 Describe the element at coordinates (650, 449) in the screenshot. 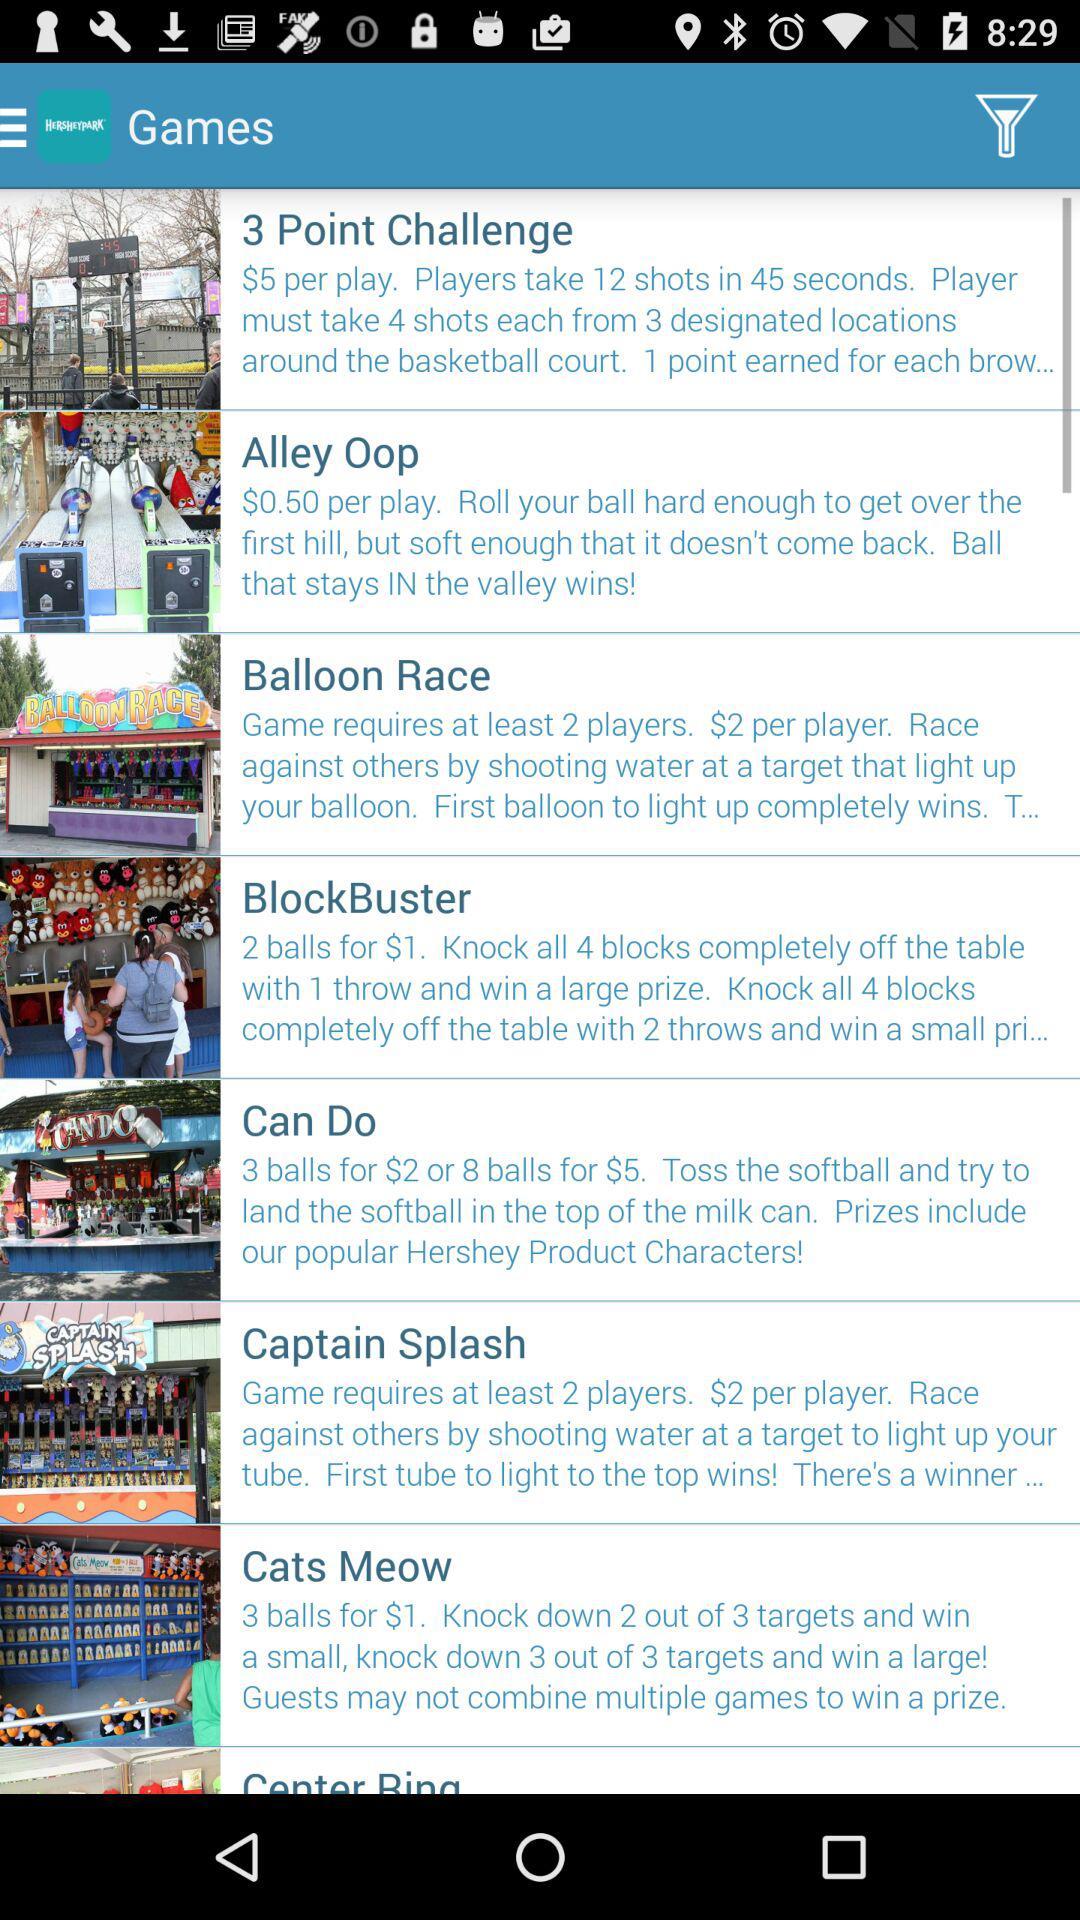

I see `the icon above 0 50 per item` at that location.